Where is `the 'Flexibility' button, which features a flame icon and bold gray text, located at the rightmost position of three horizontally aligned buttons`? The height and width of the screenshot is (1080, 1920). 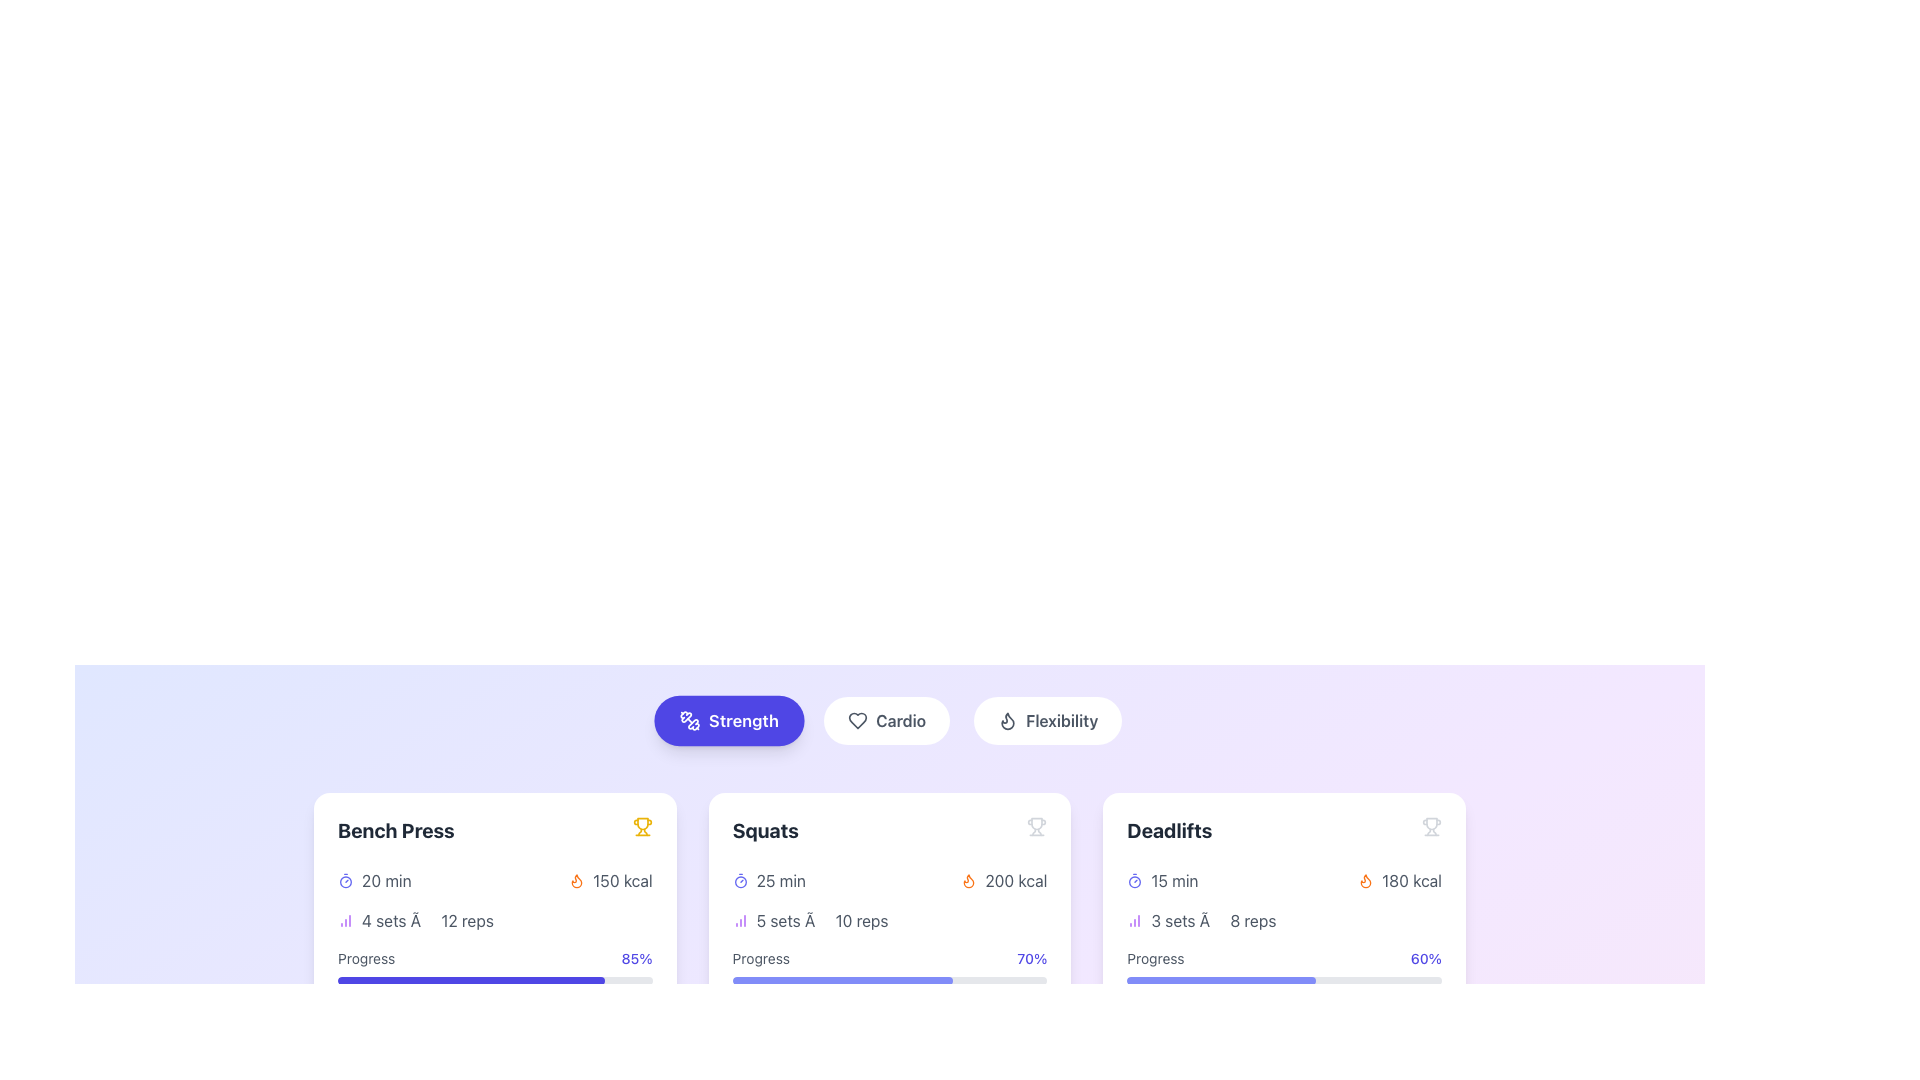
the 'Flexibility' button, which features a flame icon and bold gray text, located at the rightmost position of three horizontally aligned buttons is located at coordinates (1047, 721).